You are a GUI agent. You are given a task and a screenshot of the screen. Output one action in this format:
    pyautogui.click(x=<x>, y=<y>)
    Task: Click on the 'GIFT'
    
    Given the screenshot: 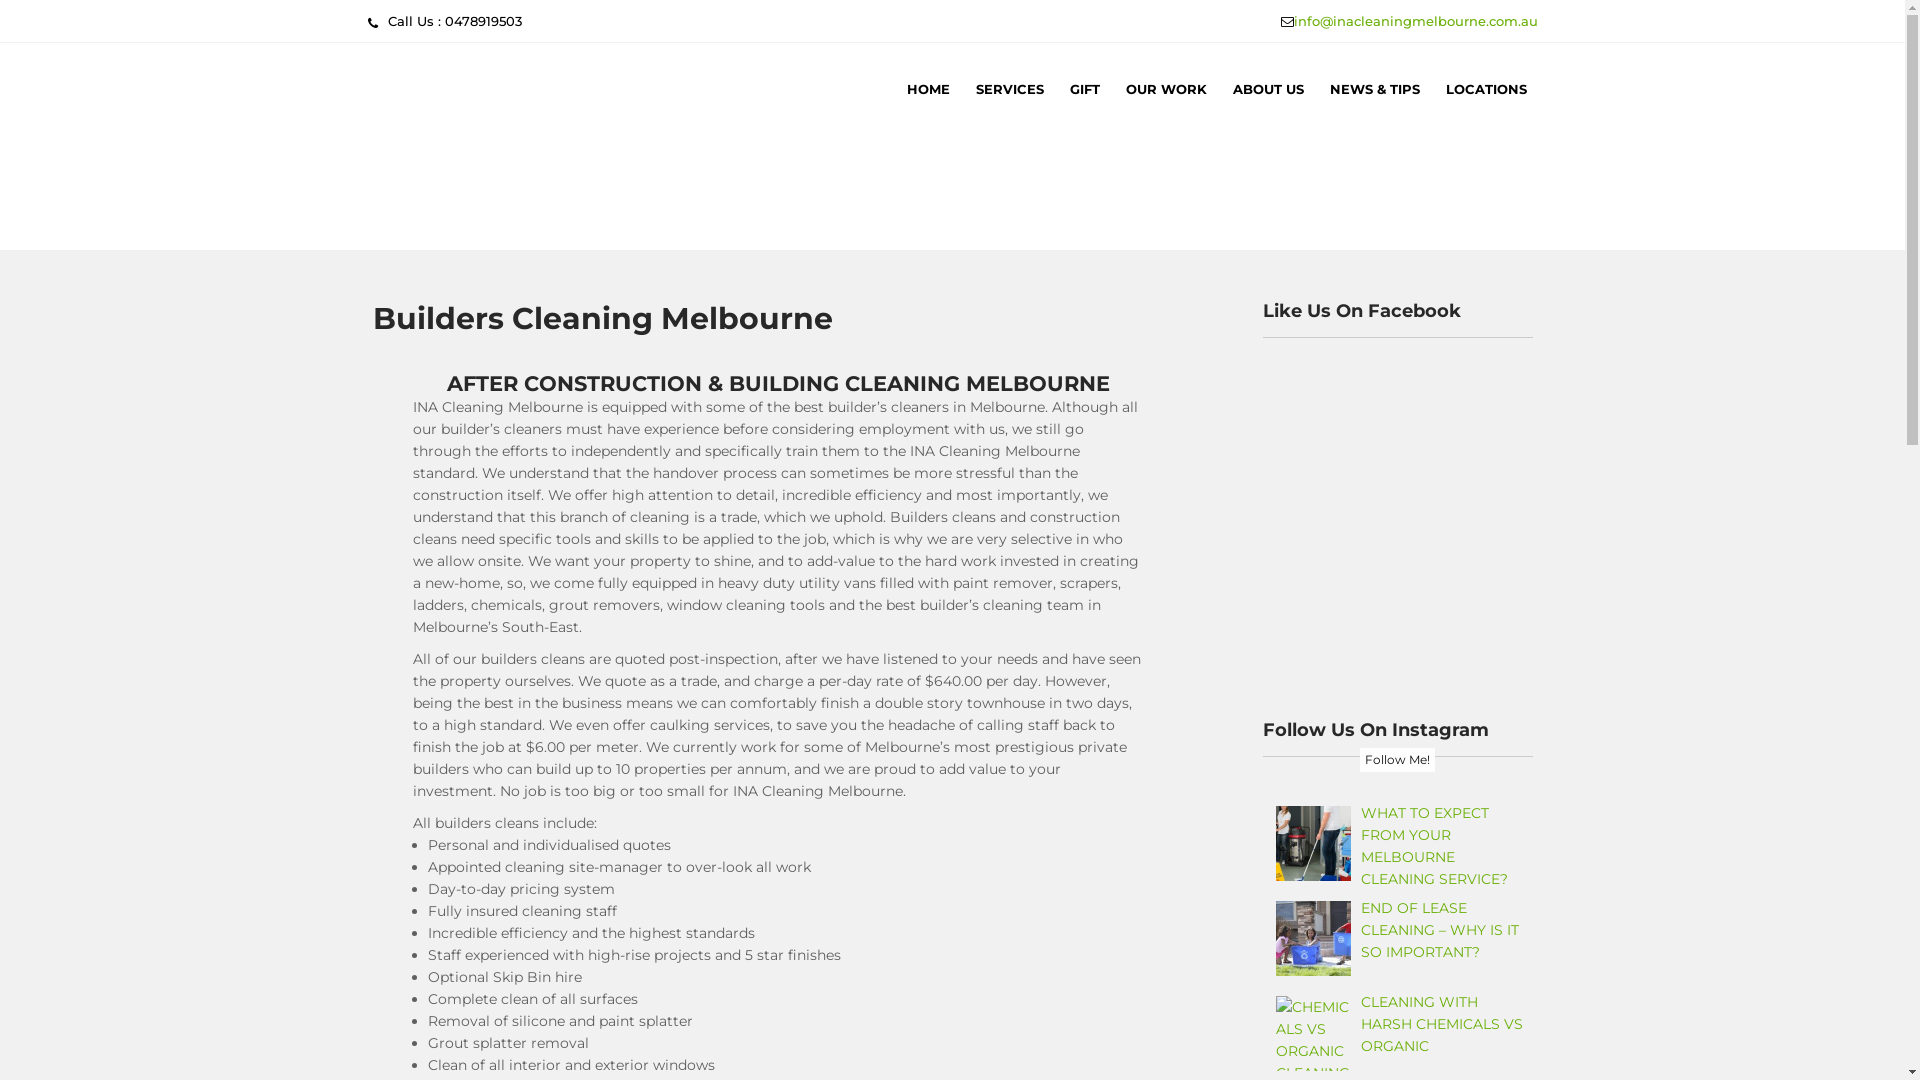 What is the action you would take?
    pyautogui.click(x=1083, y=87)
    